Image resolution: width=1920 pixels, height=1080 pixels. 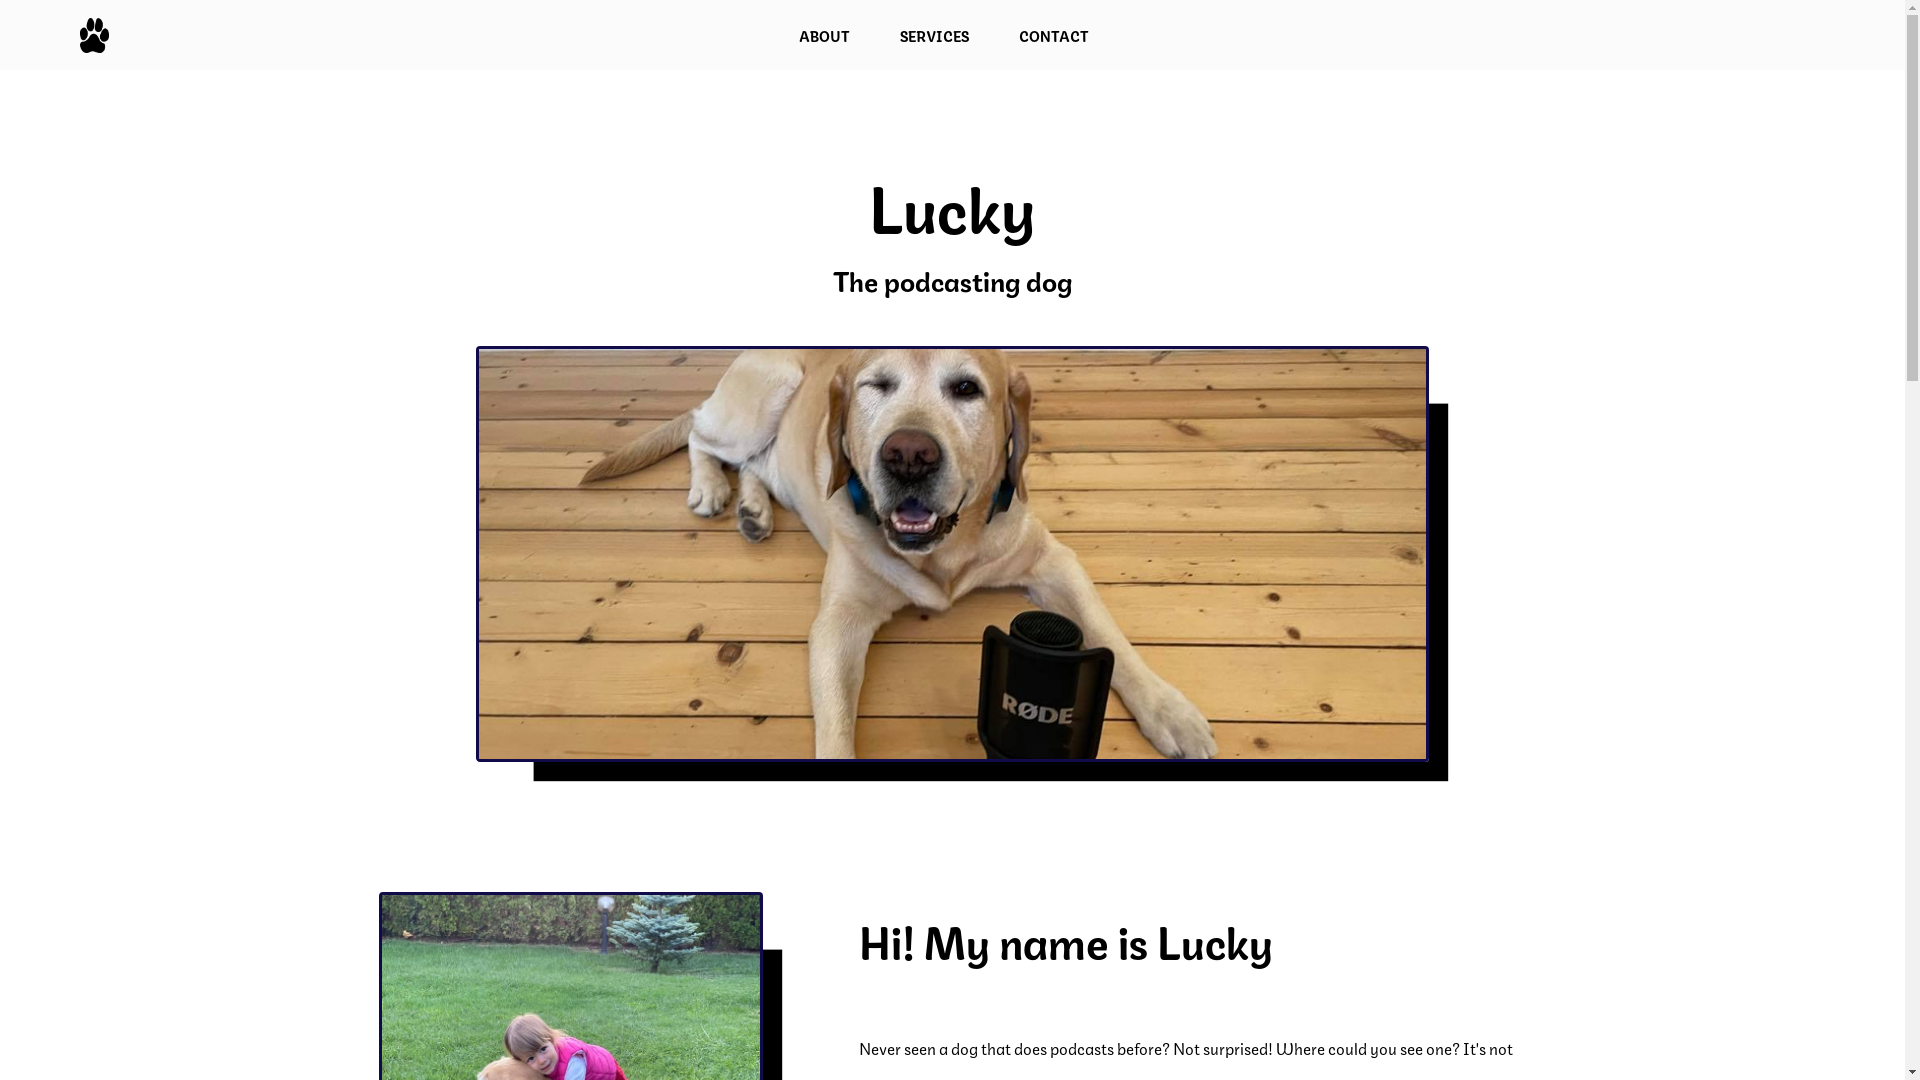 I want to click on 'SERVICES', so click(x=933, y=34).